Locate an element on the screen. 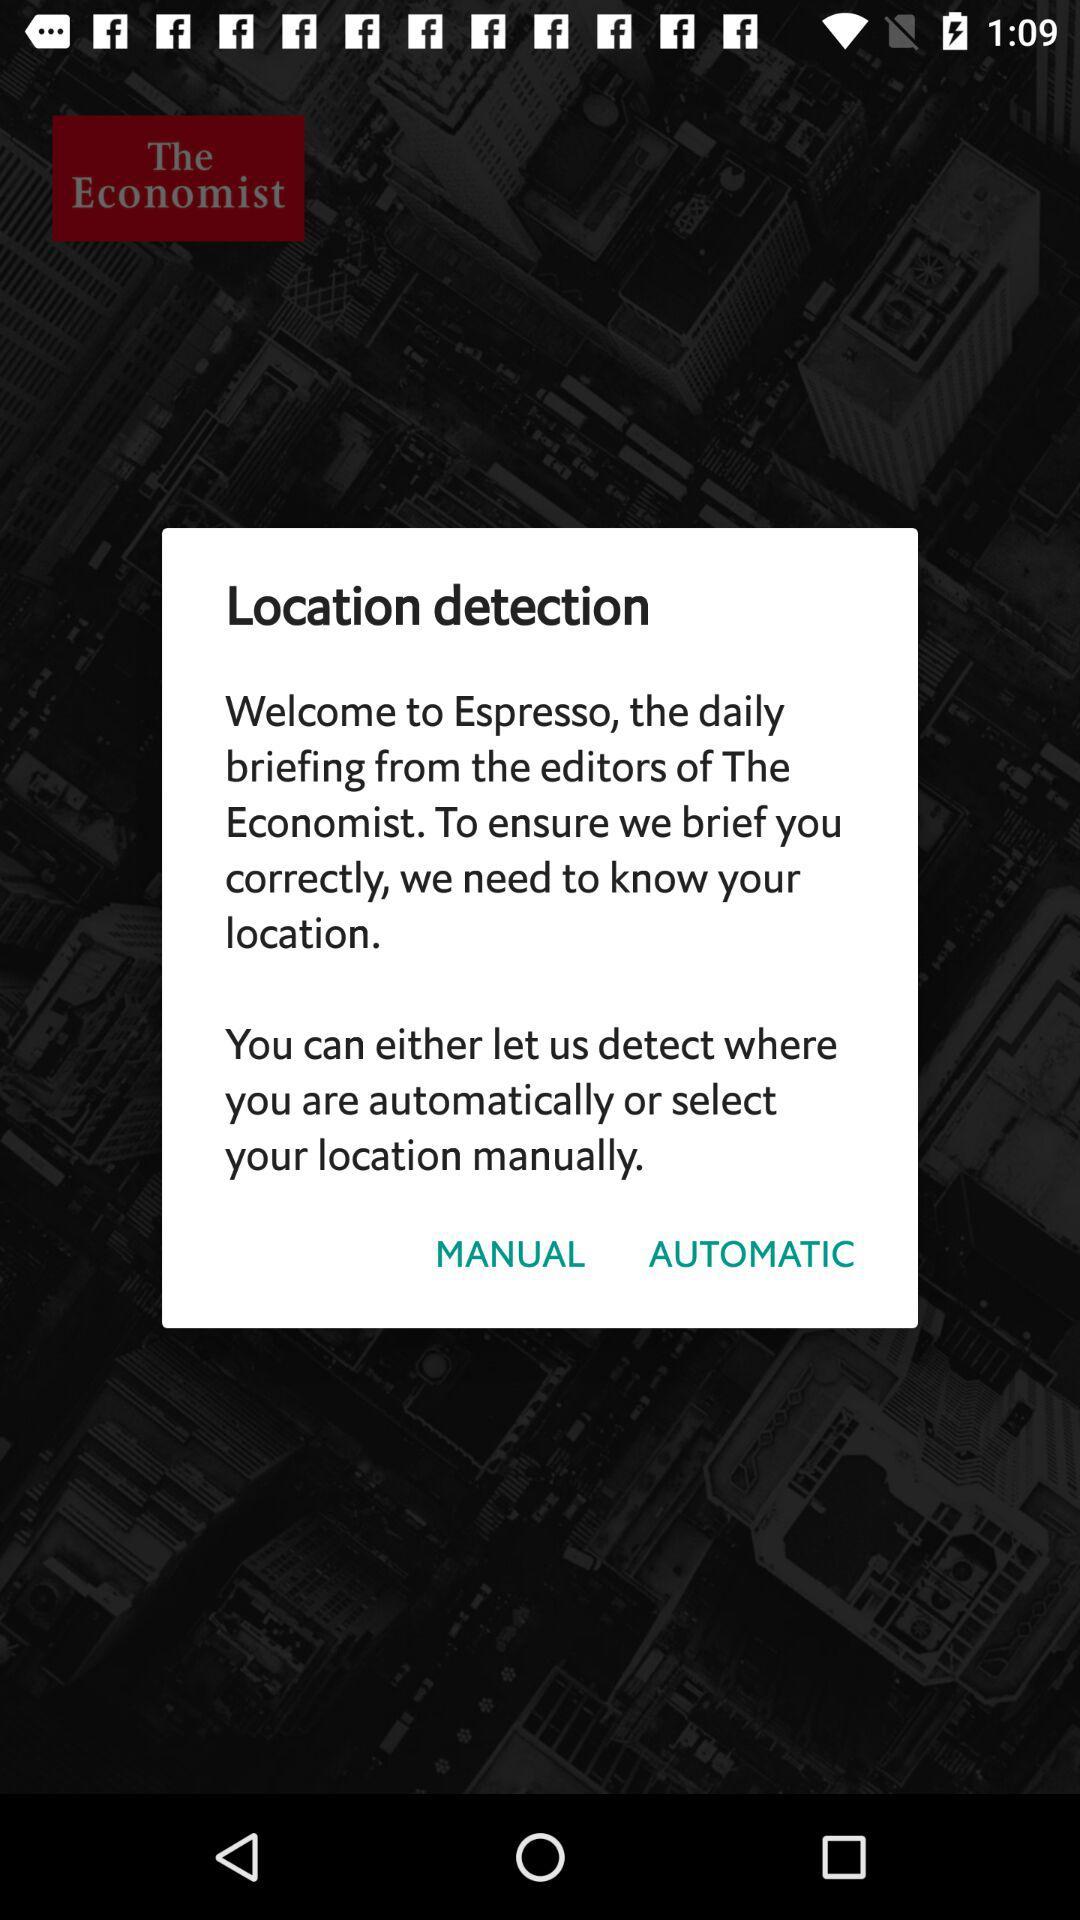 This screenshot has height=1920, width=1080. the icon on the right is located at coordinates (751, 1253).